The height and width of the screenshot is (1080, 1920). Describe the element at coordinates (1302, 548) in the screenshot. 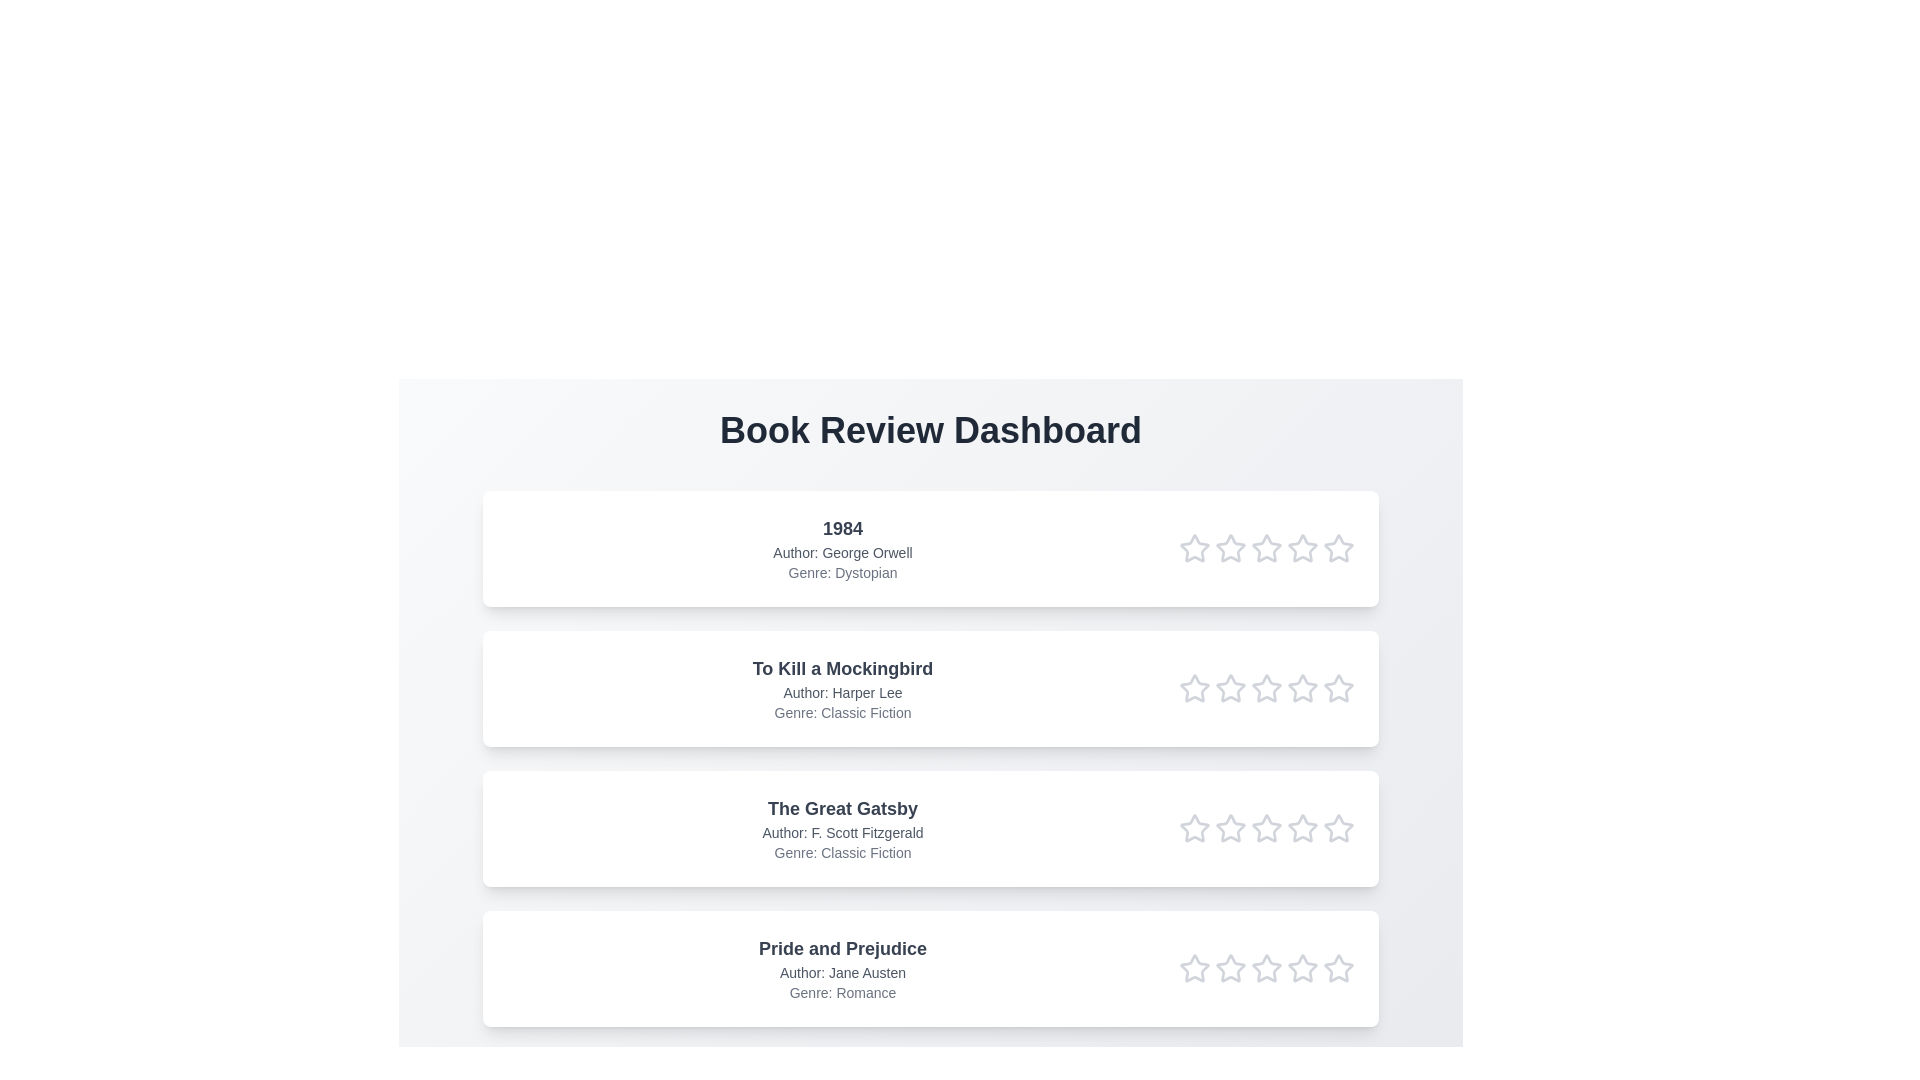

I see `the rating of the book '1984' to 4 stars by clicking on the respective star` at that location.